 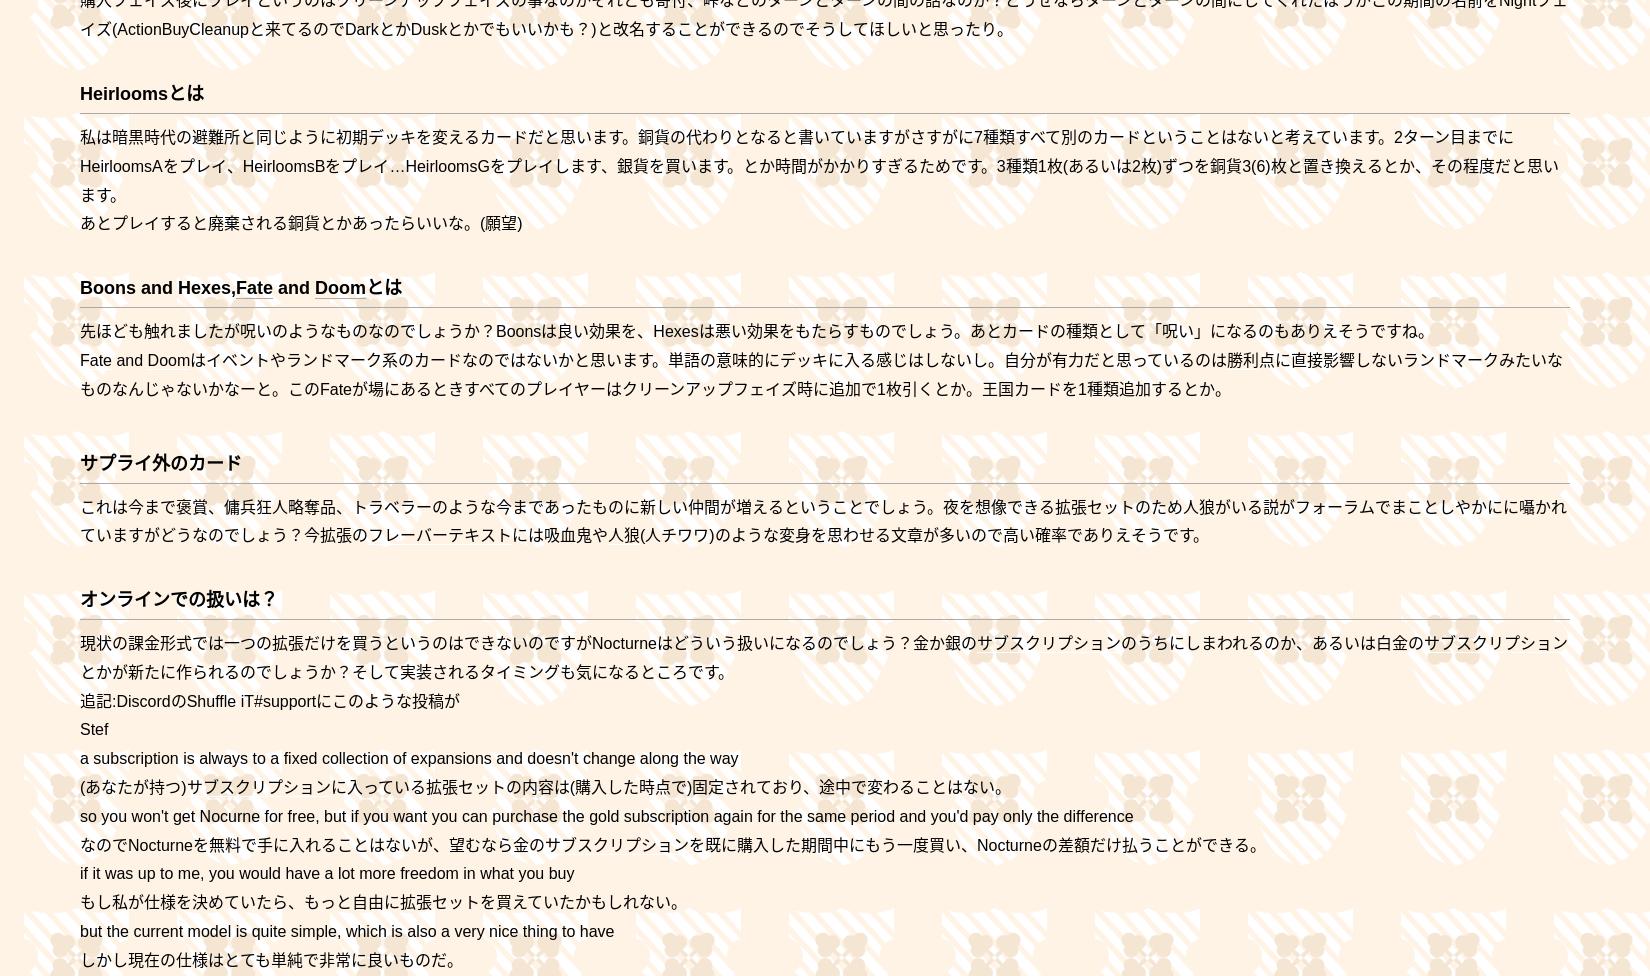 I want to click on 'if it was up to me, you would have a lot more freedom in what you buy', so click(x=327, y=872).